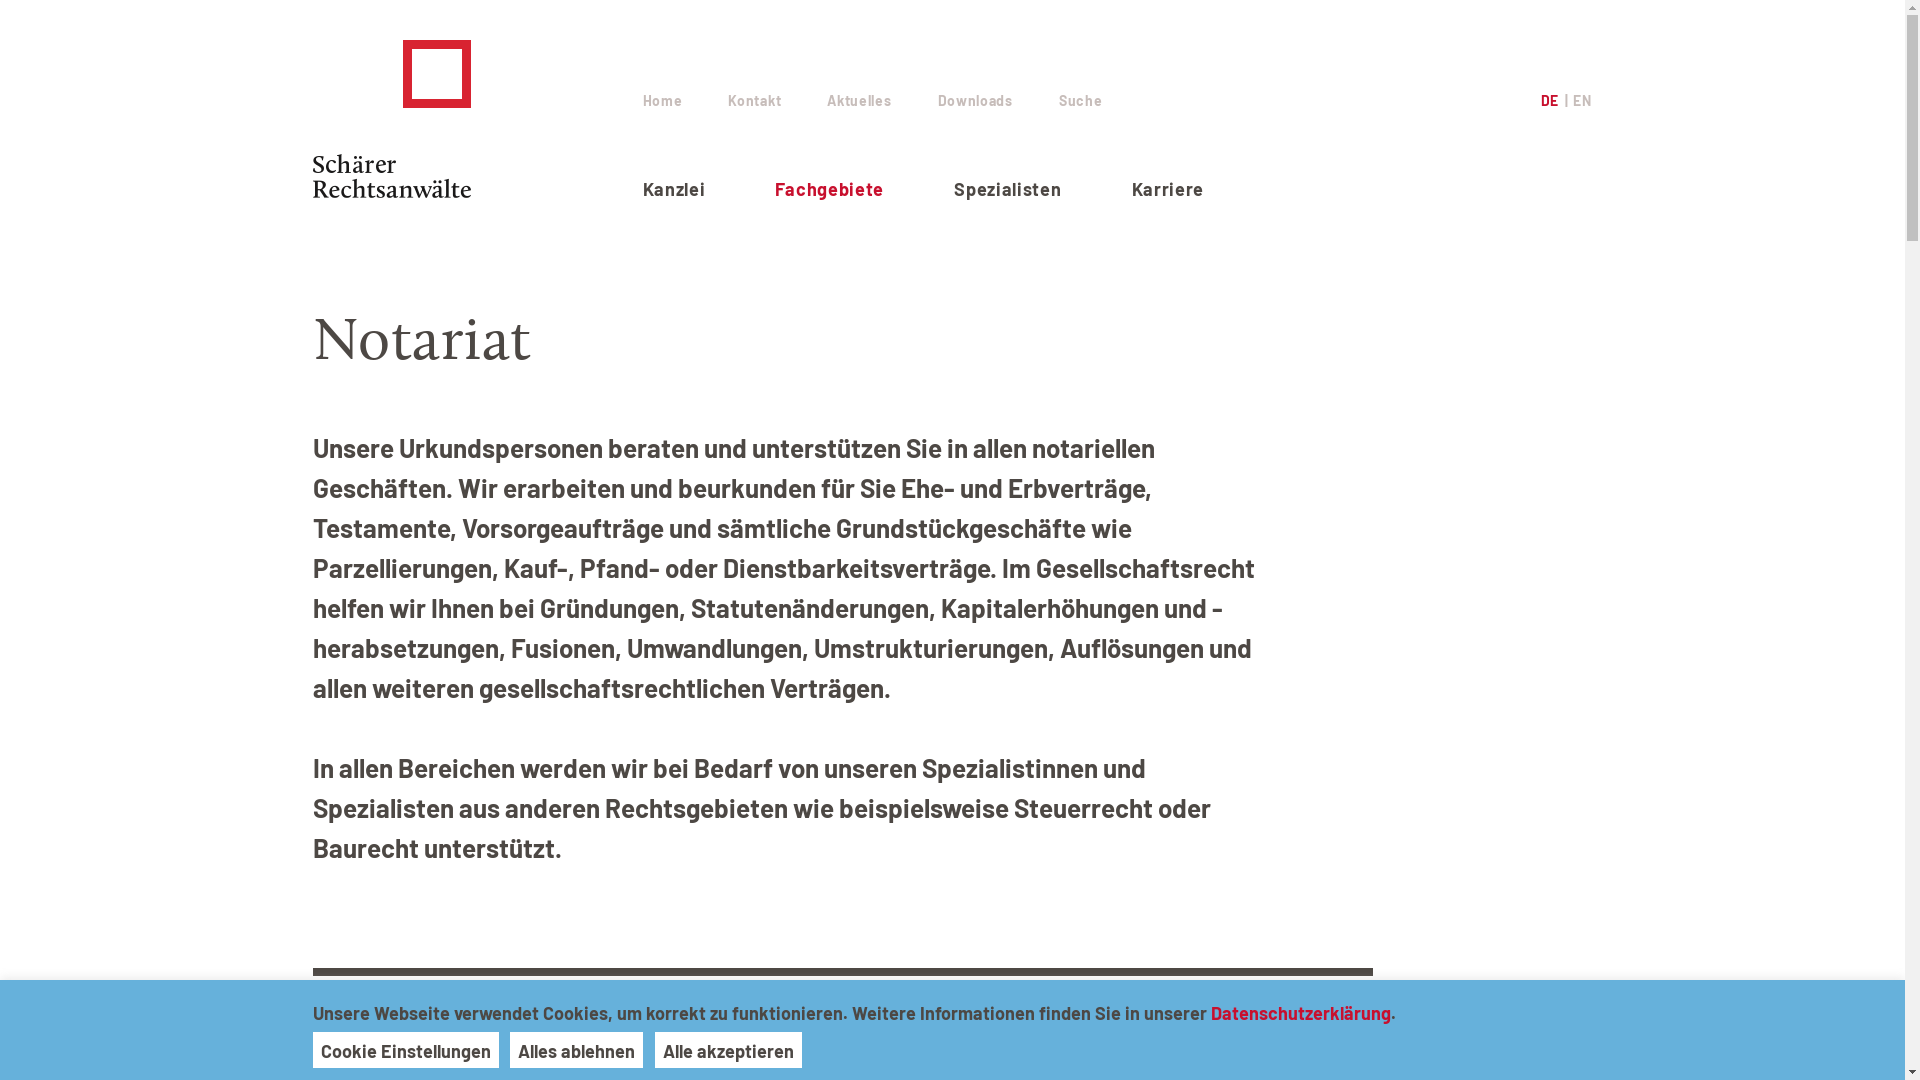  What do you see at coordinates (1548, 100) in the screenshot?
I see `'DE'` at bounding box center [1548, 100].